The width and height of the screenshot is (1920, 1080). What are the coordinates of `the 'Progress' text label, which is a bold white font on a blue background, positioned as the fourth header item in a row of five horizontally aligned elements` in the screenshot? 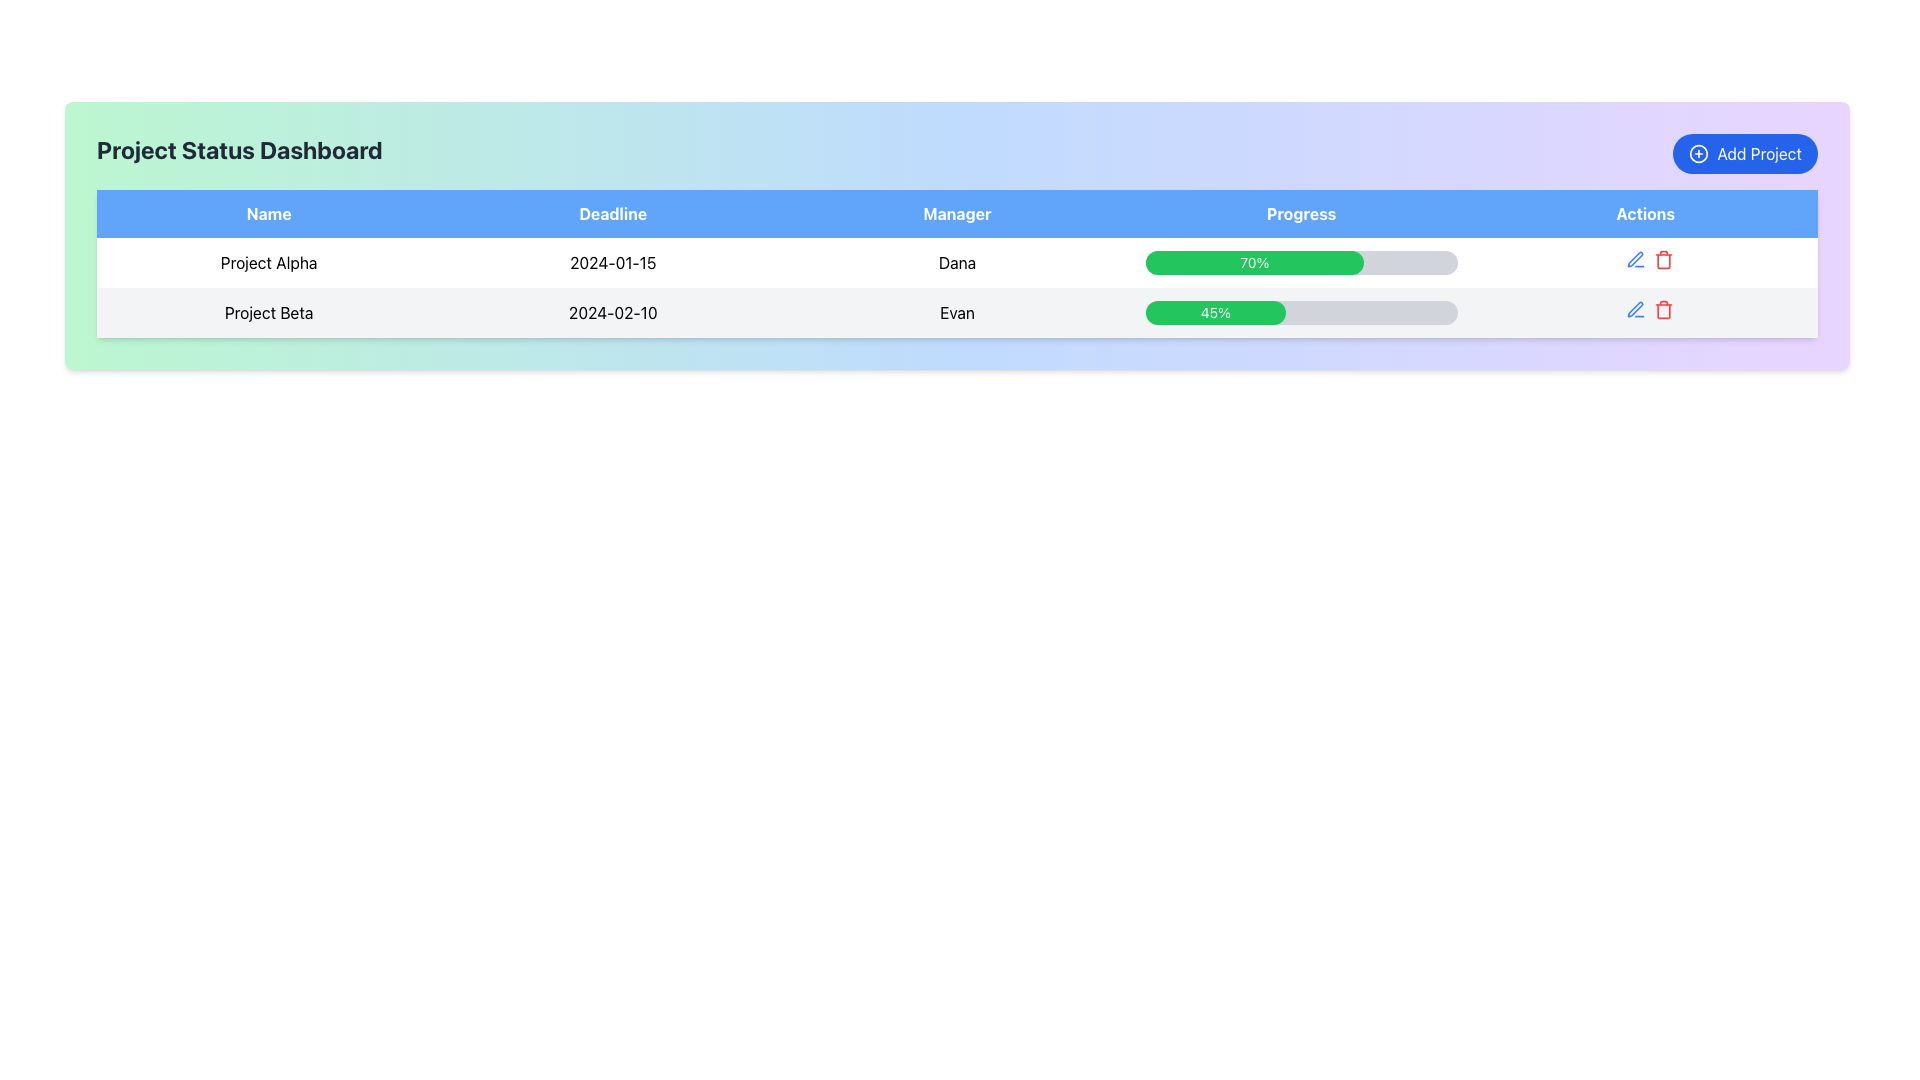 It's located at (1301, 213).